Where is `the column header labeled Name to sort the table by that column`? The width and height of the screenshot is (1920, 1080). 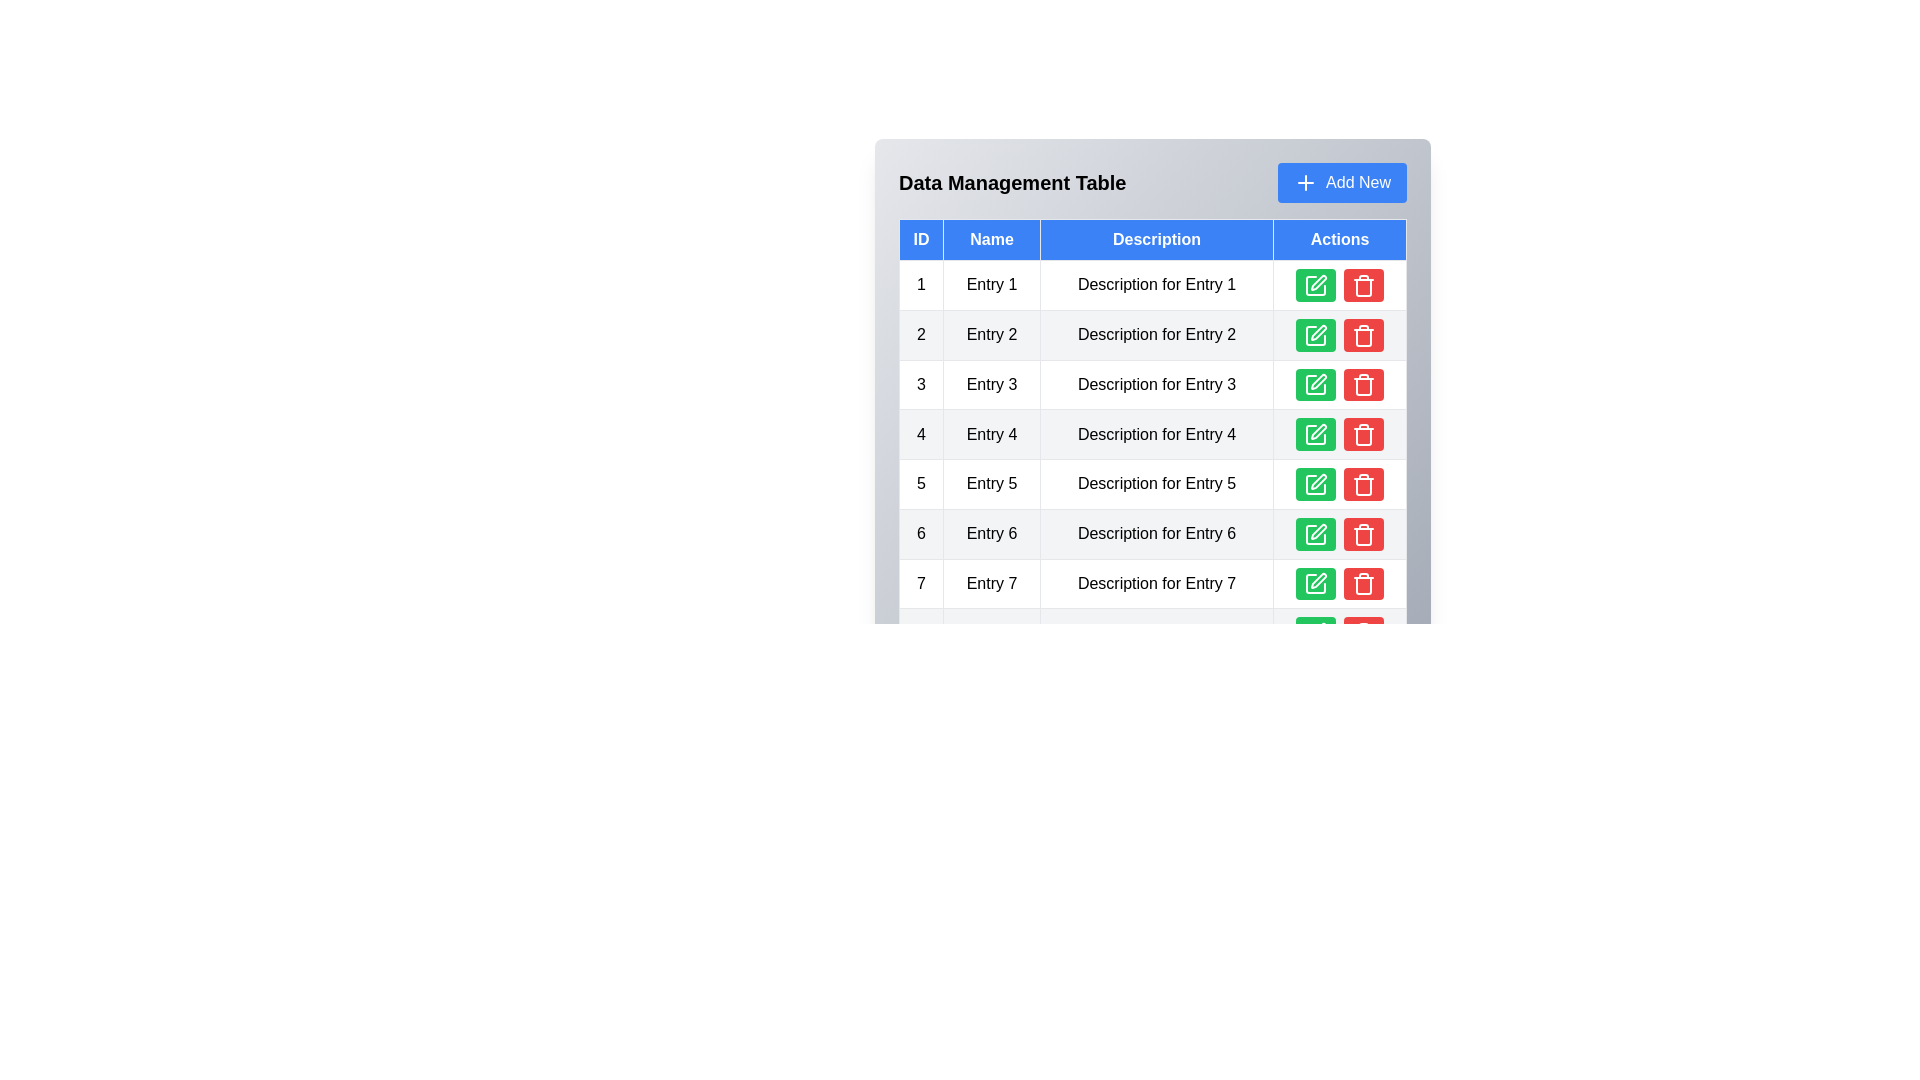 the column header labeled Name to sort the table by that column is located at coordinates (992, 238).